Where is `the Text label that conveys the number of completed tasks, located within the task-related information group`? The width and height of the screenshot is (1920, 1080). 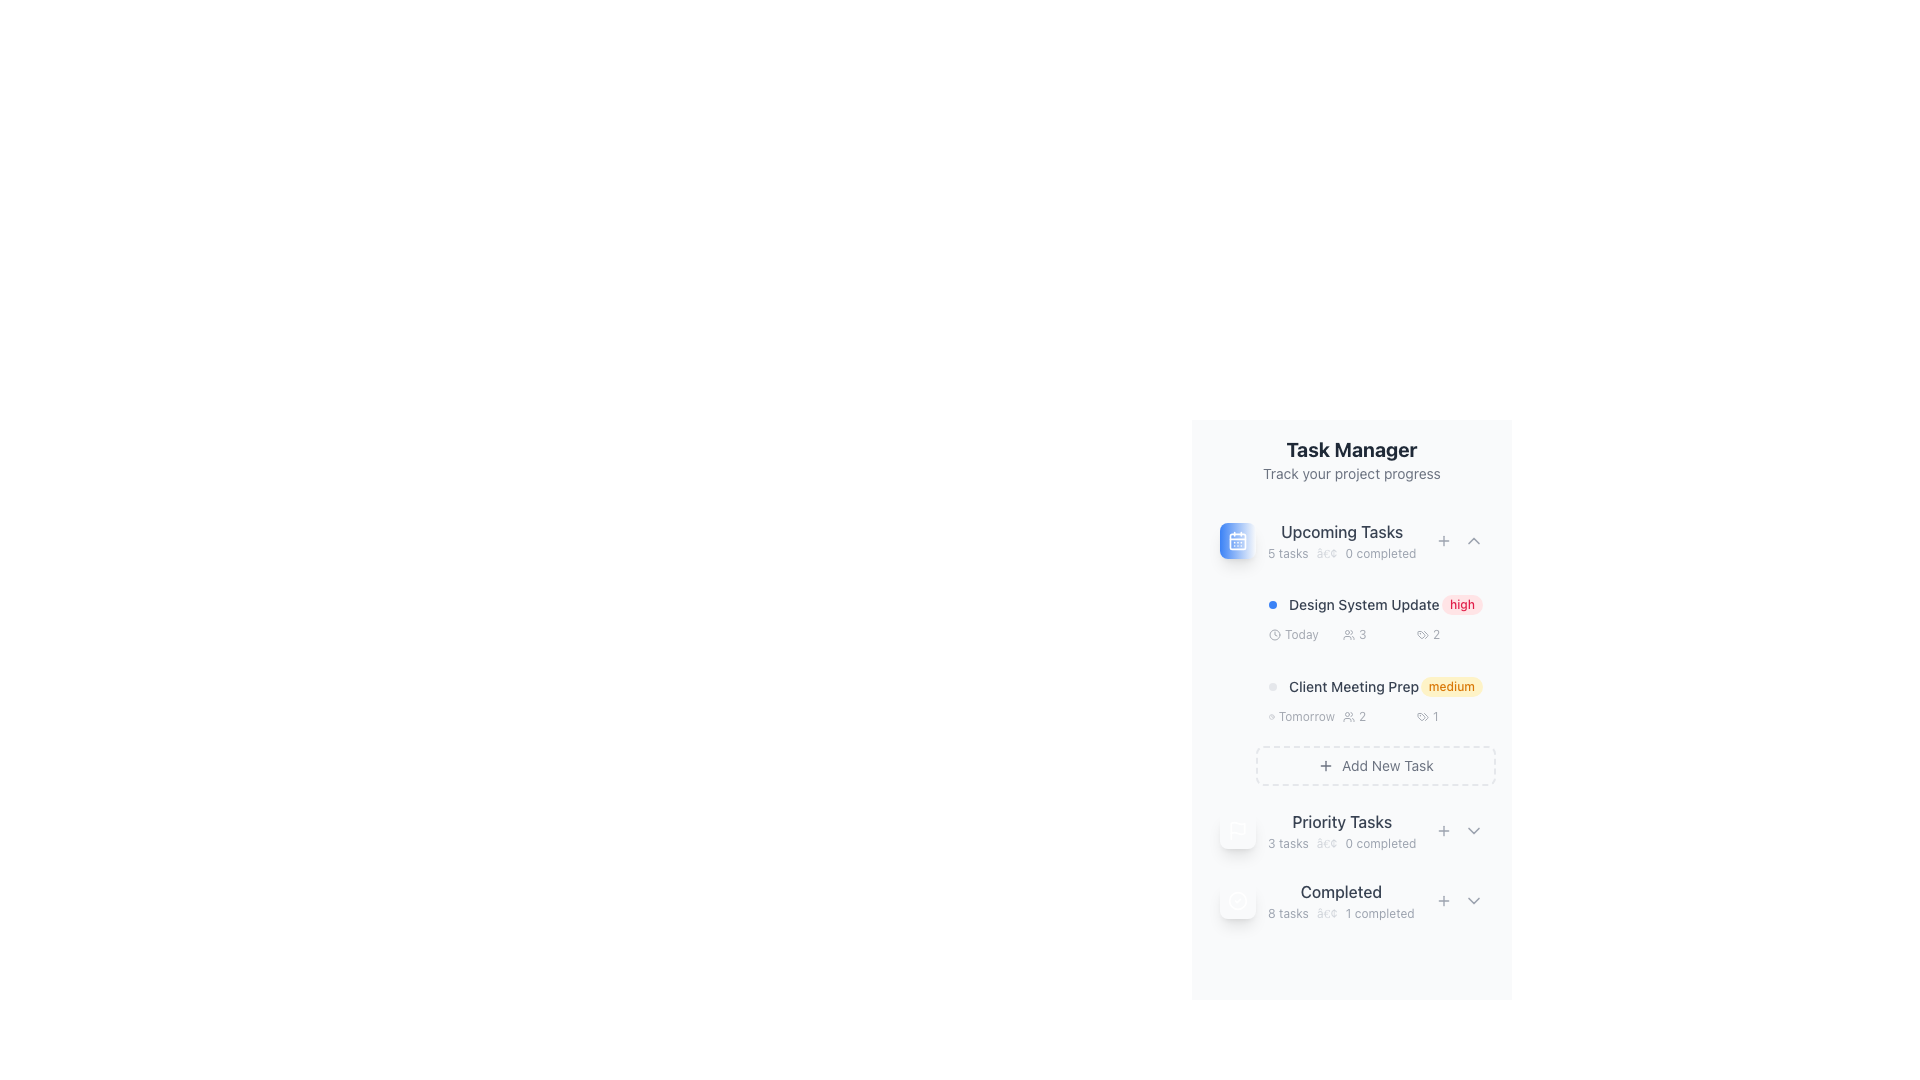 the Text label that conveys the number of completed tasks, located within the task-related information group is located at coordinates (1380, 844).